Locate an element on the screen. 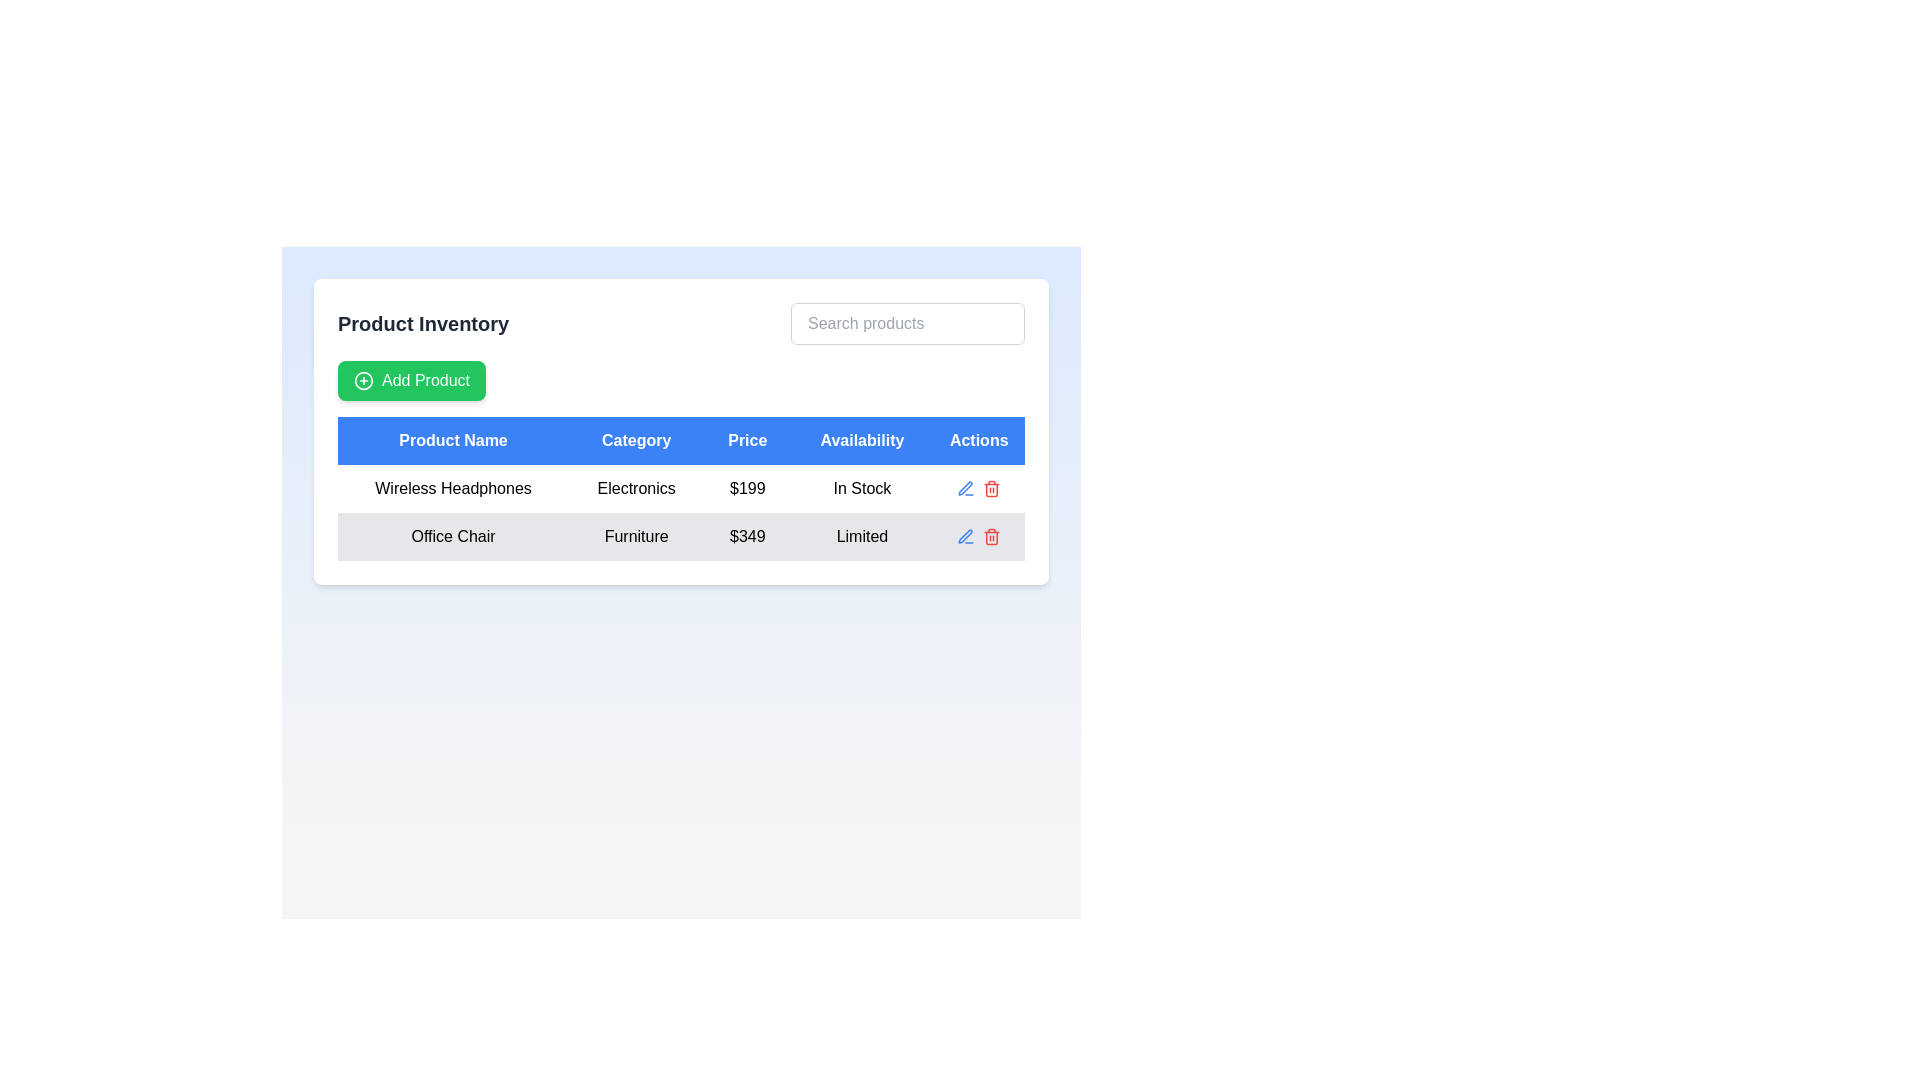 The width and height of the screenshot is (1920, 1080). the blue pen icon in the Actions column of the second row of the product inventory table to initiate editing is located at coordinates (965, 489).